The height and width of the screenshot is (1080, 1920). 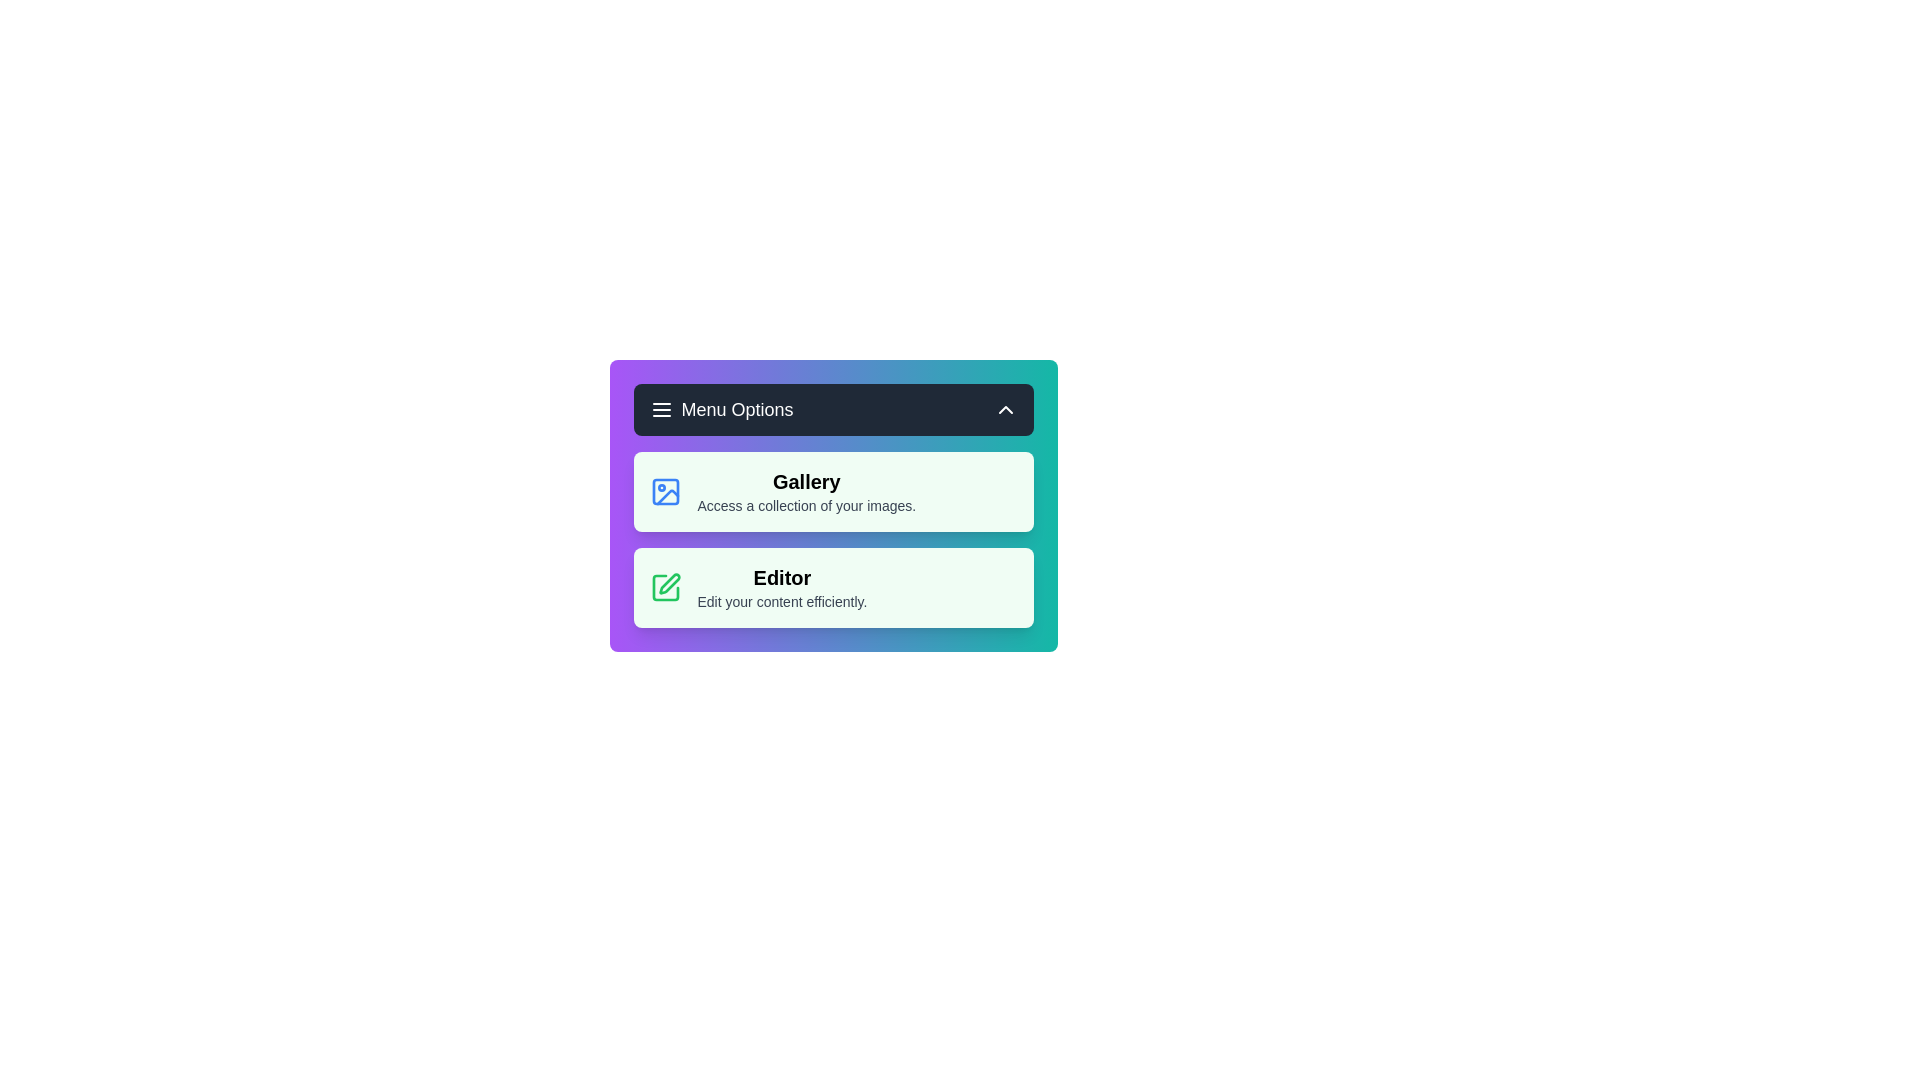 What do you see at coordinates (806, 482) in the screenshot?
I see `the 'Gallery' option in the menu` at bounding box center [806, 482].